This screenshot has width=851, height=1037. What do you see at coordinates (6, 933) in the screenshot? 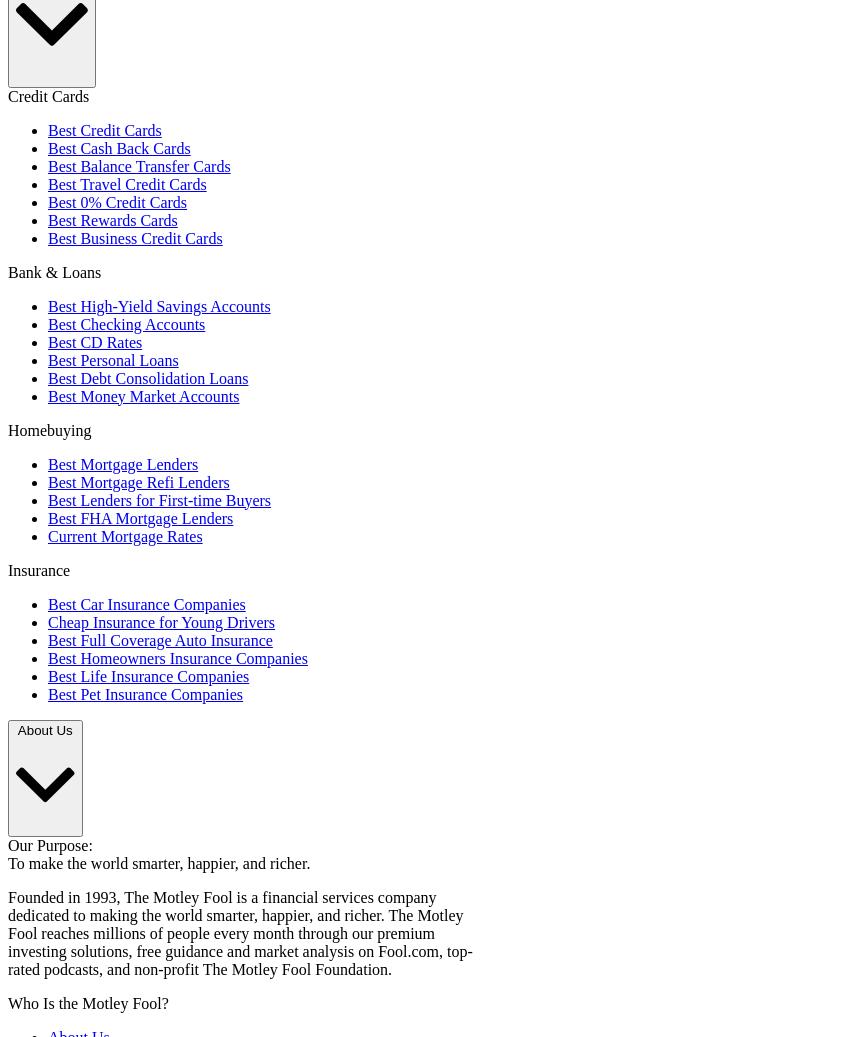
I see `'Founded in 1993, The Motley Fool is a financial services company dedicated to making the world smarter, happier, and richer. The Motley Fool reaches millions of people every month through our premium investing solutions, free guidance and market analysis on Fool.com, top-rated podcasts, and non-profit The Motley Fool Foundation.'` at bounding box center [6, 933].